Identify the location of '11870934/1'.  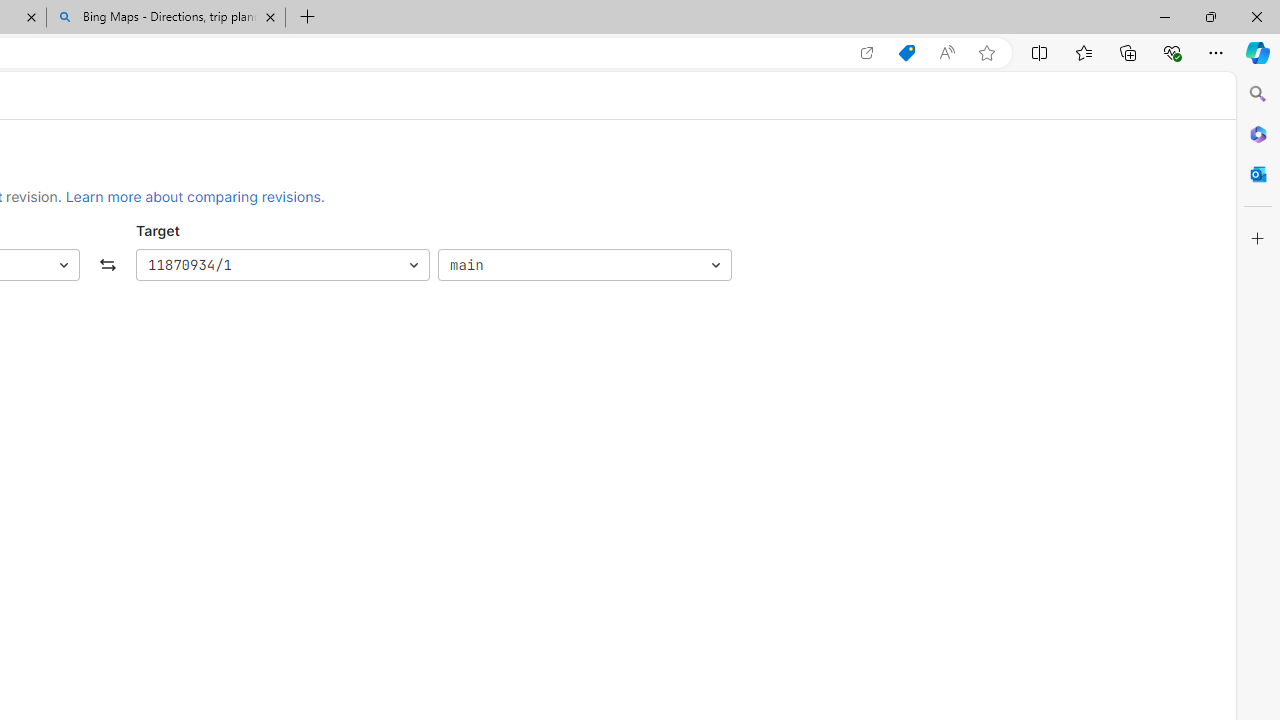
(281, 264).